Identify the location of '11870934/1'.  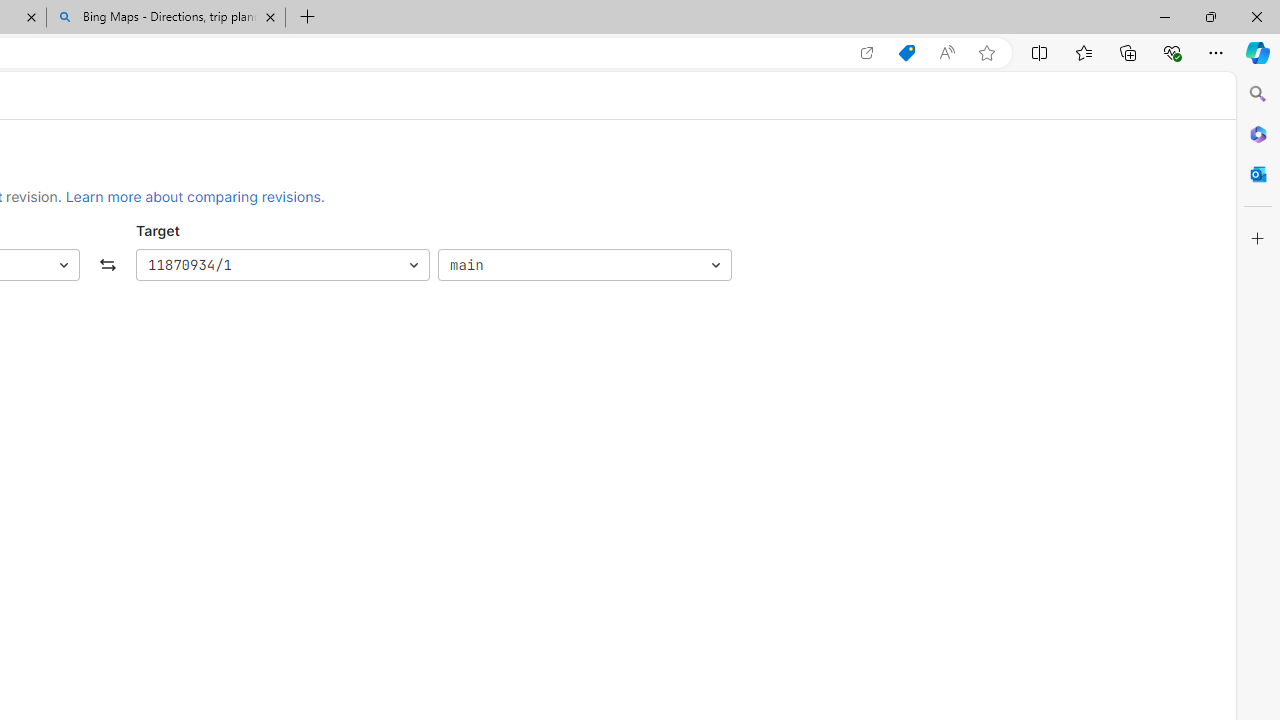
(281, 264).